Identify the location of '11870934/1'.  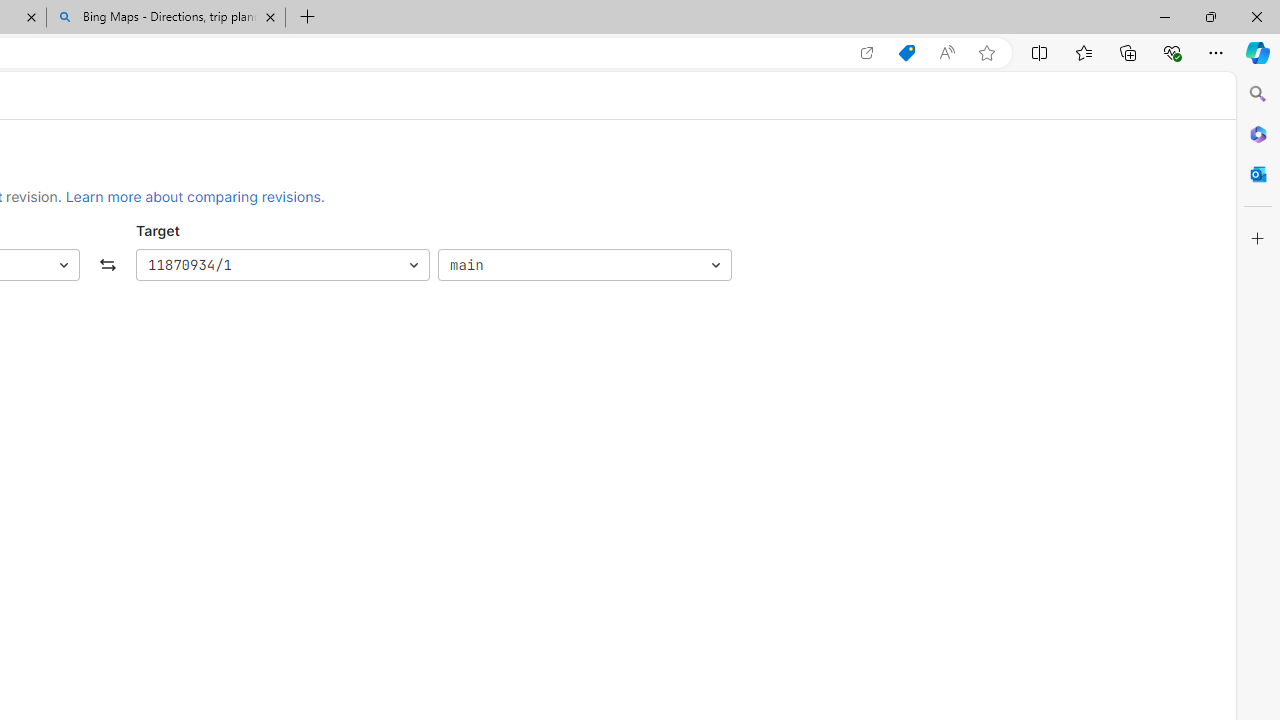
(281, 264).